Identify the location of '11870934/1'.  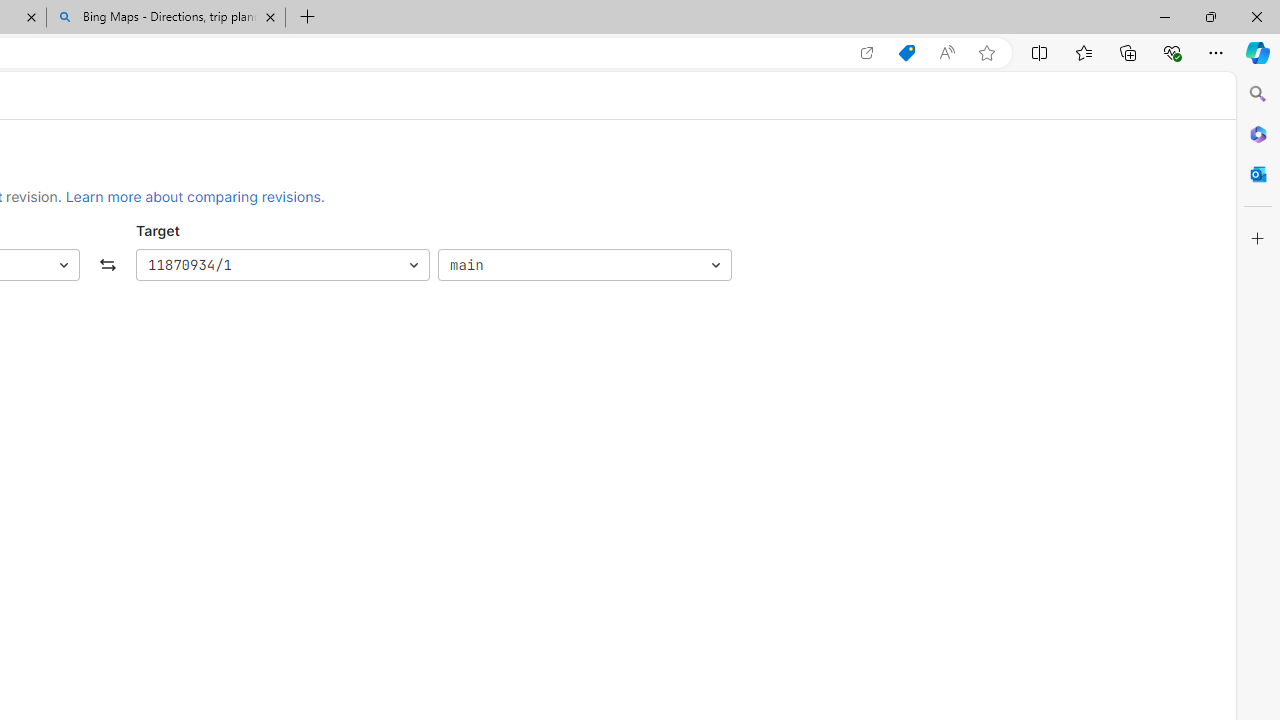
(281, 264).